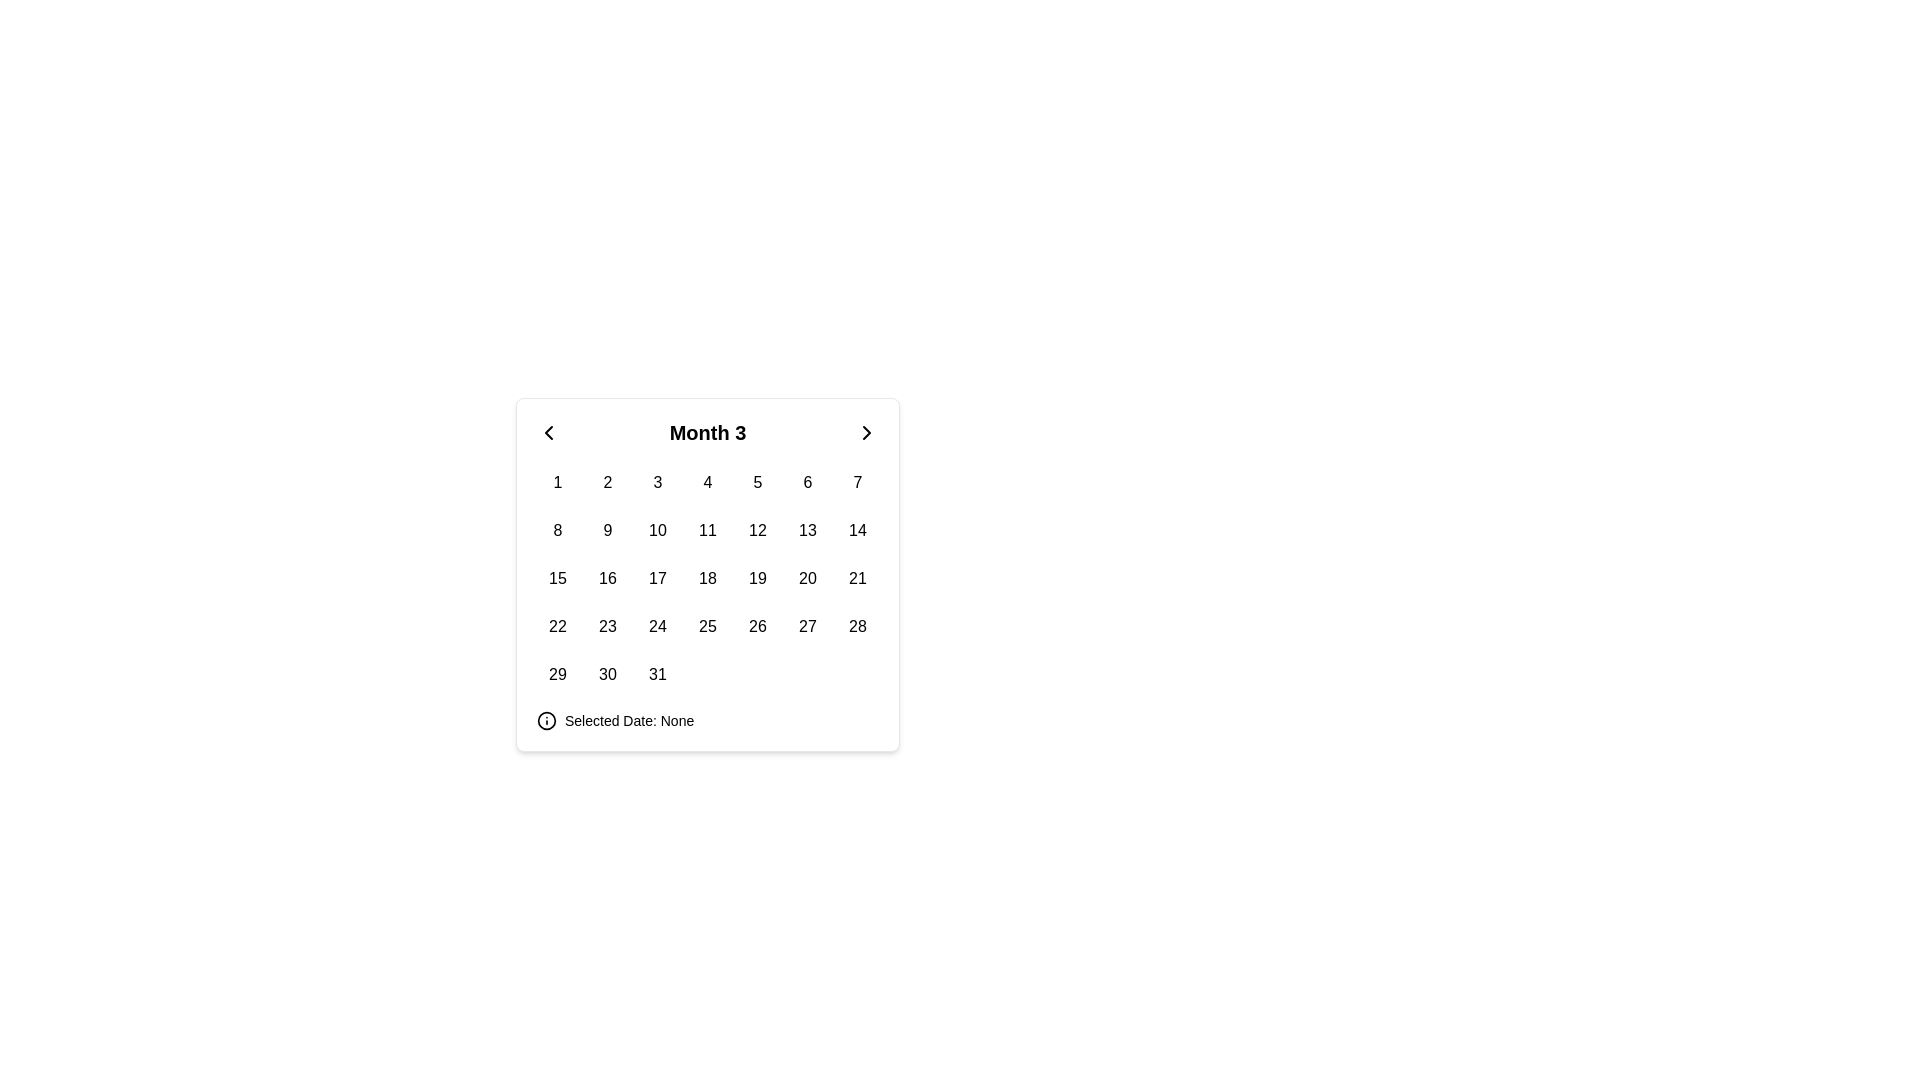 Image resolution: width=1920 pixels, height=1080 pixels. I want to click on the left-pointing chevron SVG button located within the calendar popup component, positioned at the top-left corner near the current month display, for visual feedback, so click(548, 431).